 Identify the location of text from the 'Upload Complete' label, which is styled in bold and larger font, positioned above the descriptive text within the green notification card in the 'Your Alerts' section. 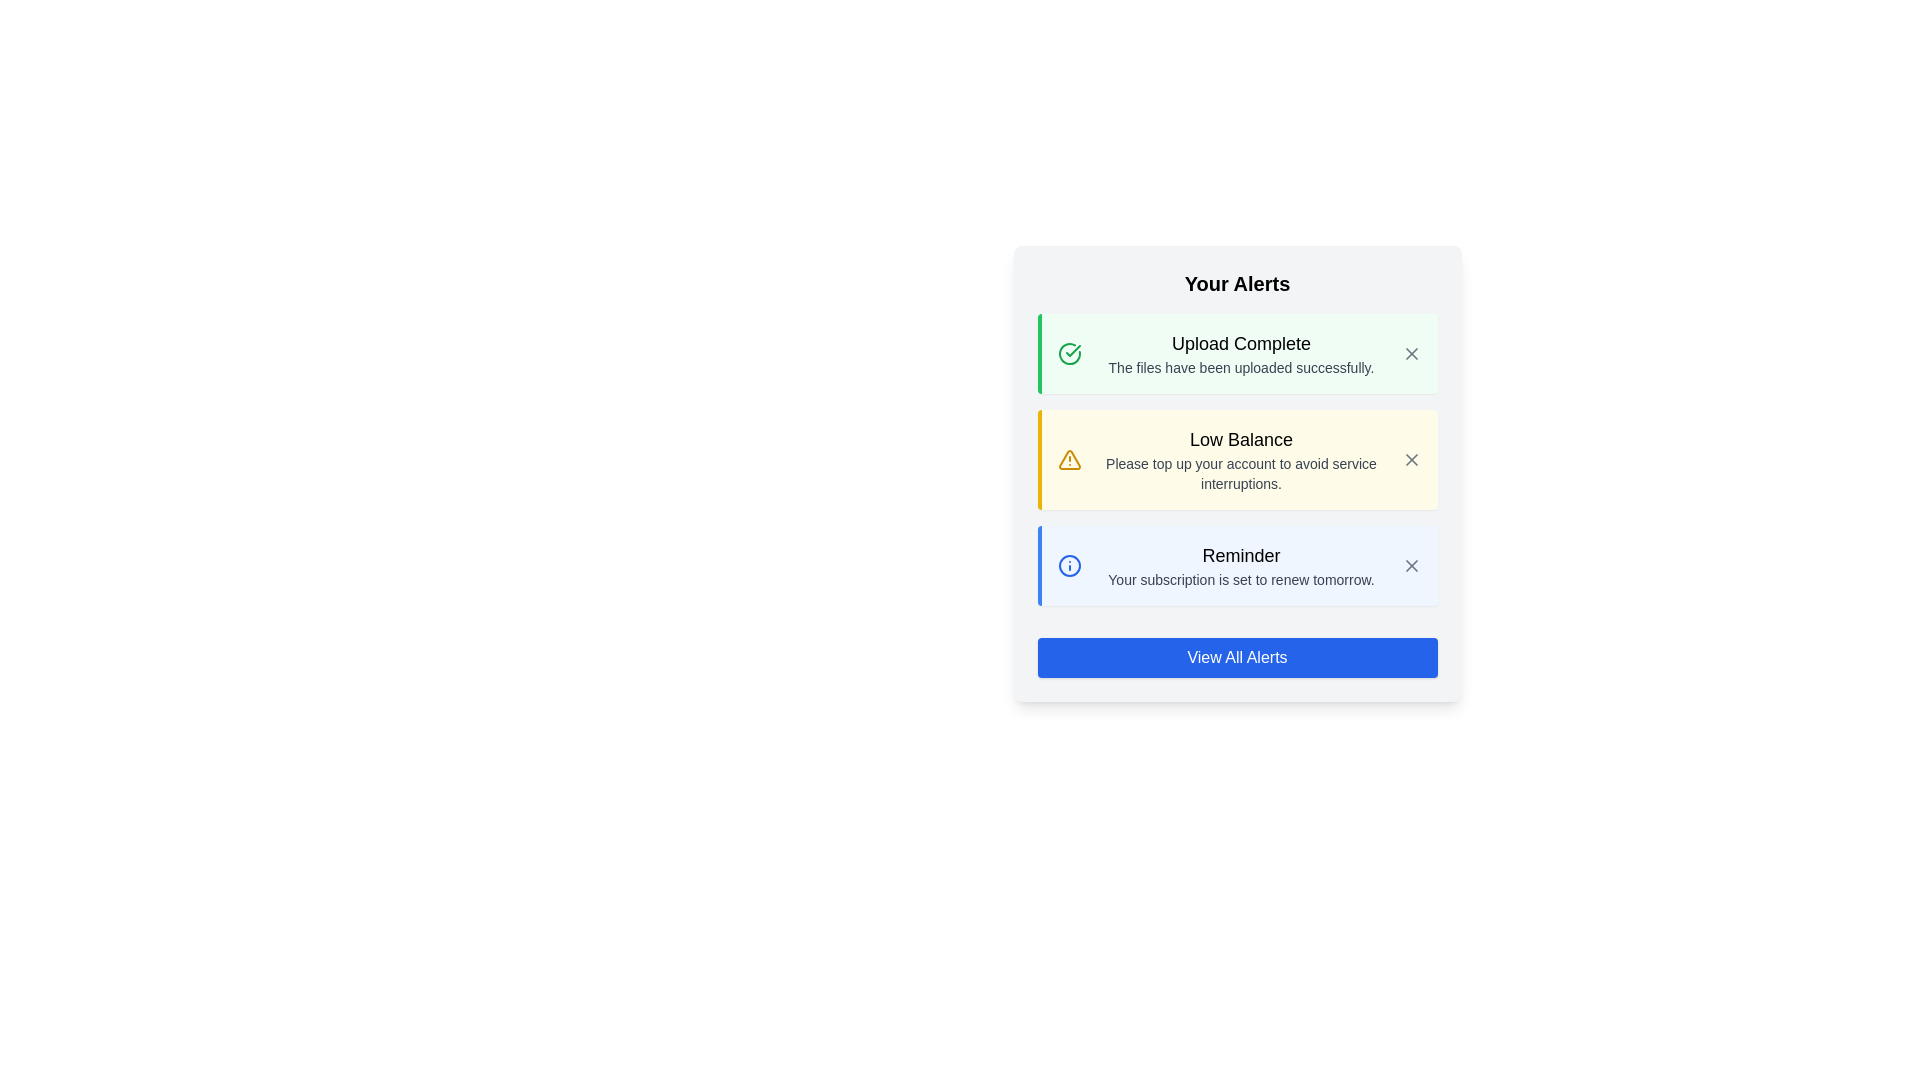
(1240, 342).